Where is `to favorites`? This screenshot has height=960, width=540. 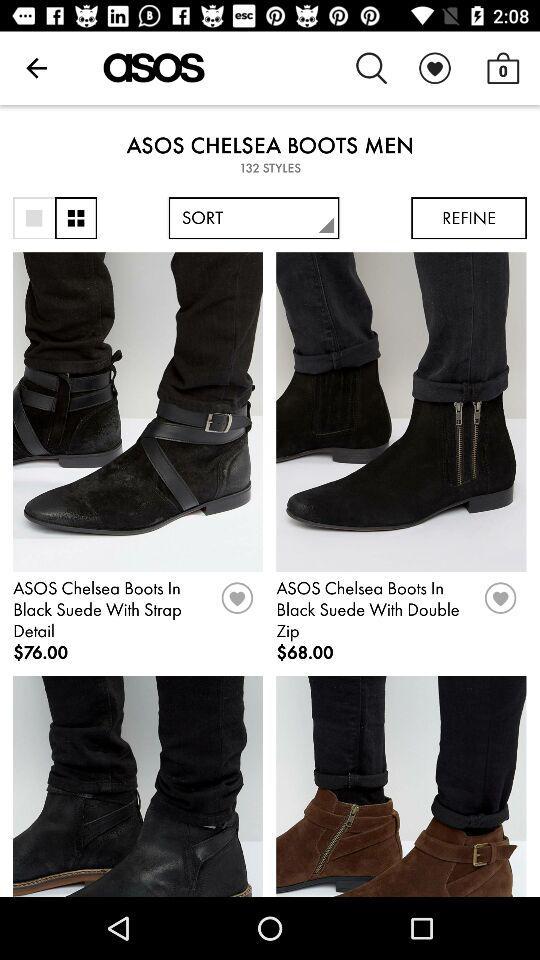 to favorites is located at coordinates (499, 604).